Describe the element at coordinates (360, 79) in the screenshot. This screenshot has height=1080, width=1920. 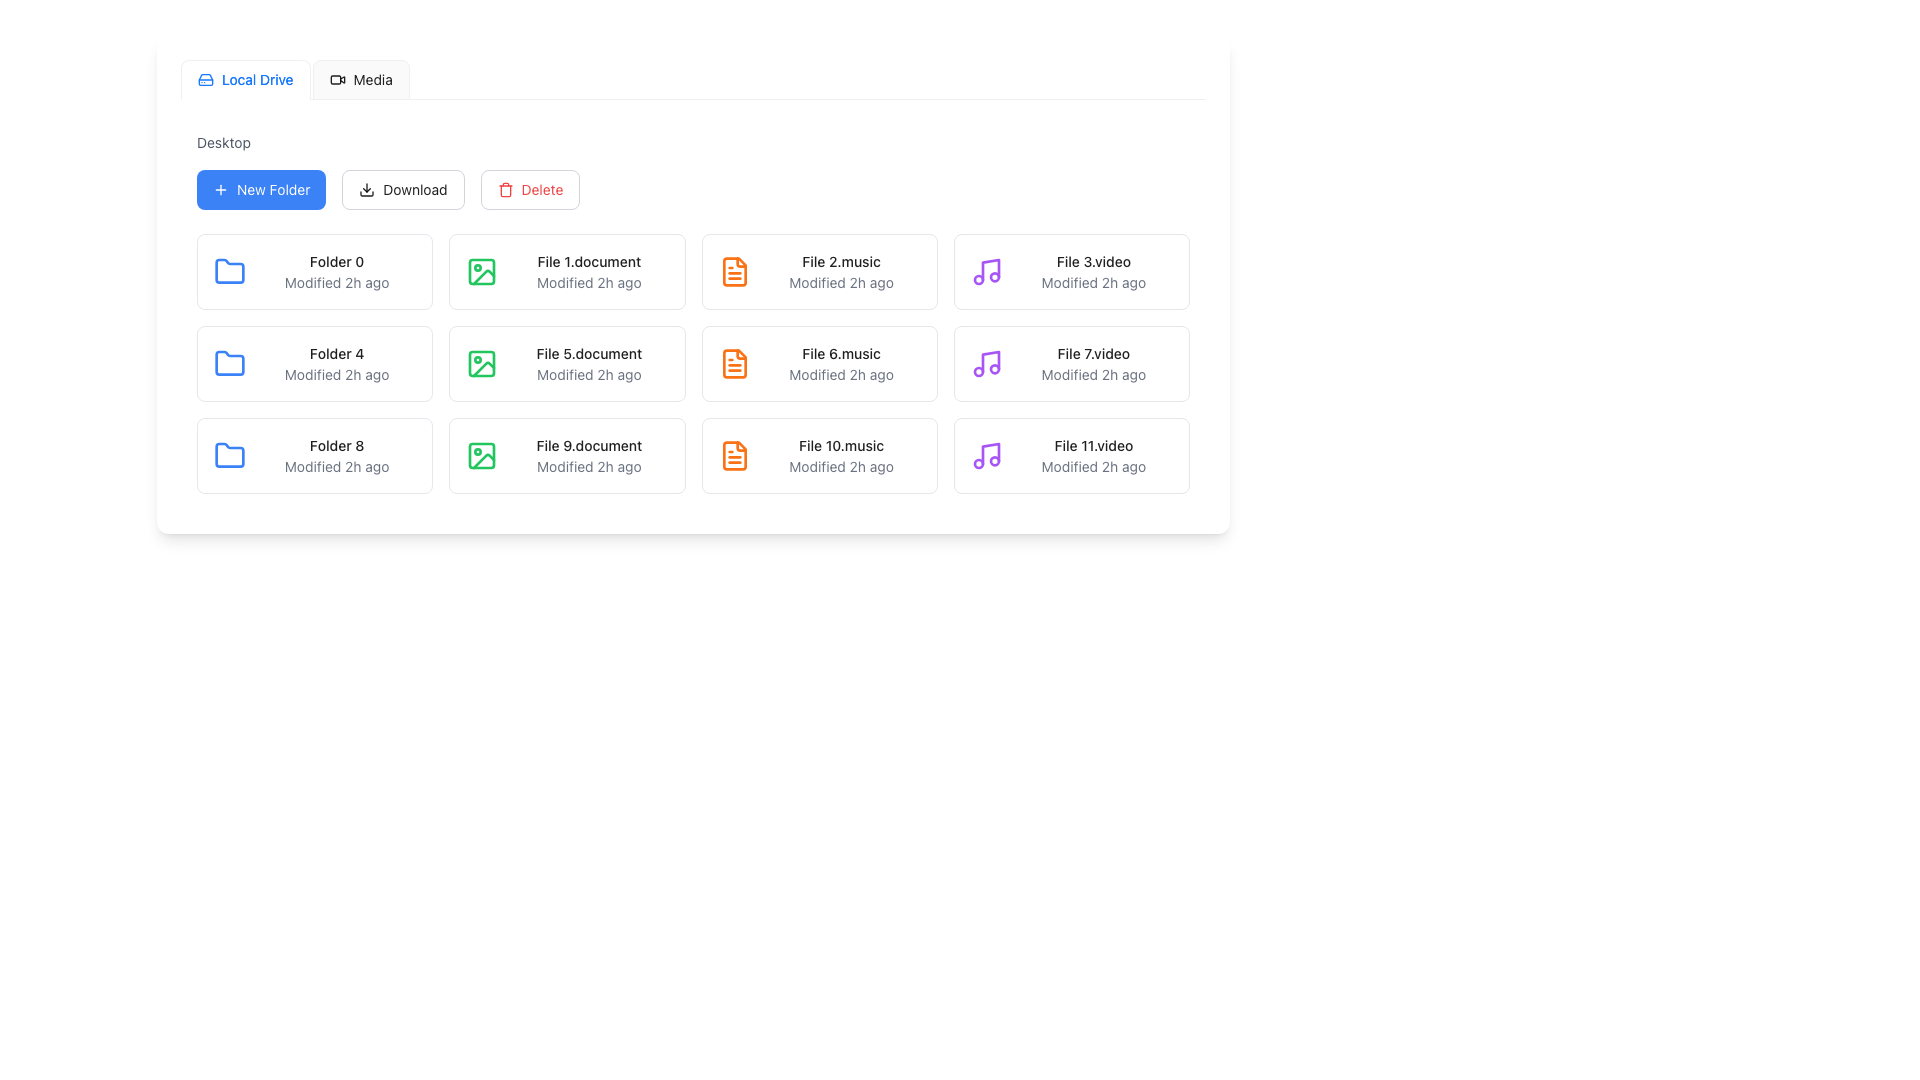
I see `the 'Media' tab button located immediately to the right of the 'Local Drive' tab in the top-left corner of the layout` at that location.